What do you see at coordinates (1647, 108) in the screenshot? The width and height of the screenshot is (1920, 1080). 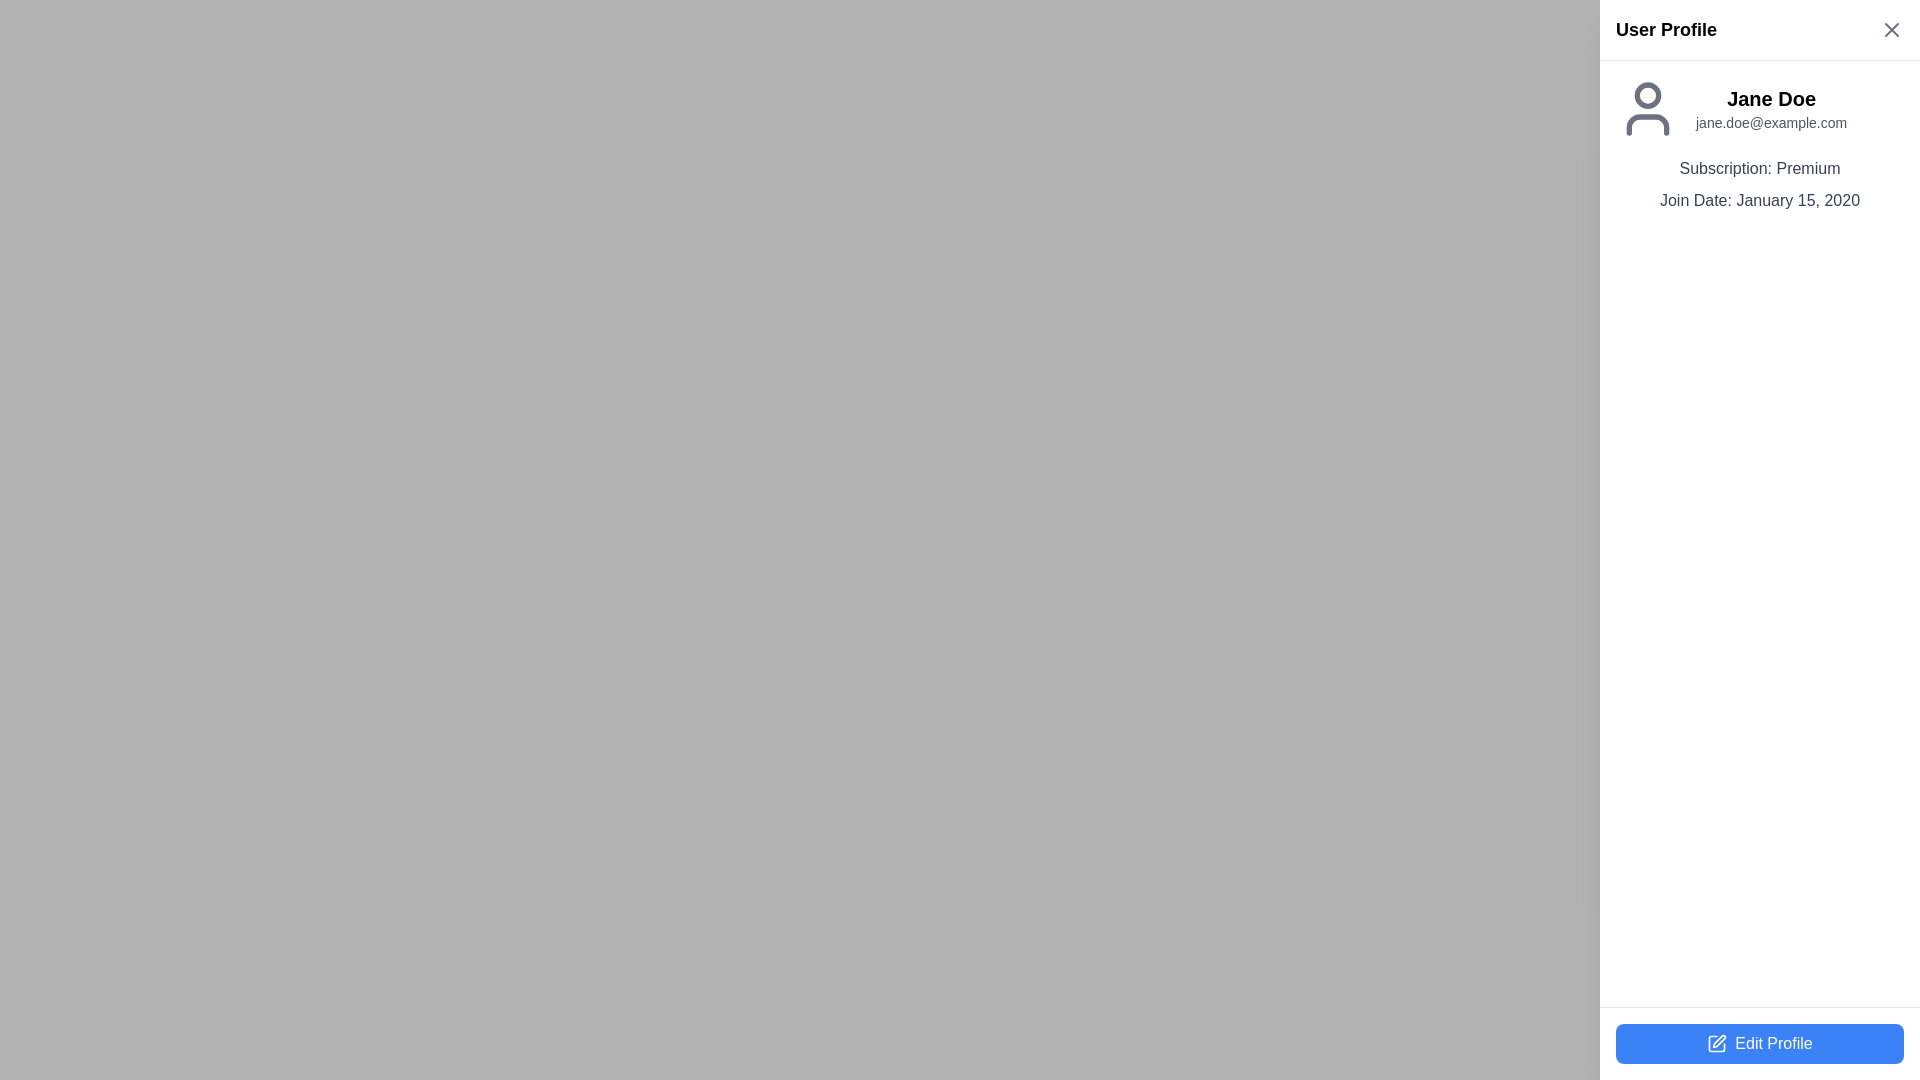 I see `the user profile icon located at the top-left area of the profile details section, adjacent to 'Jane Doe' name and email information` at bounding box center [1647, 108].